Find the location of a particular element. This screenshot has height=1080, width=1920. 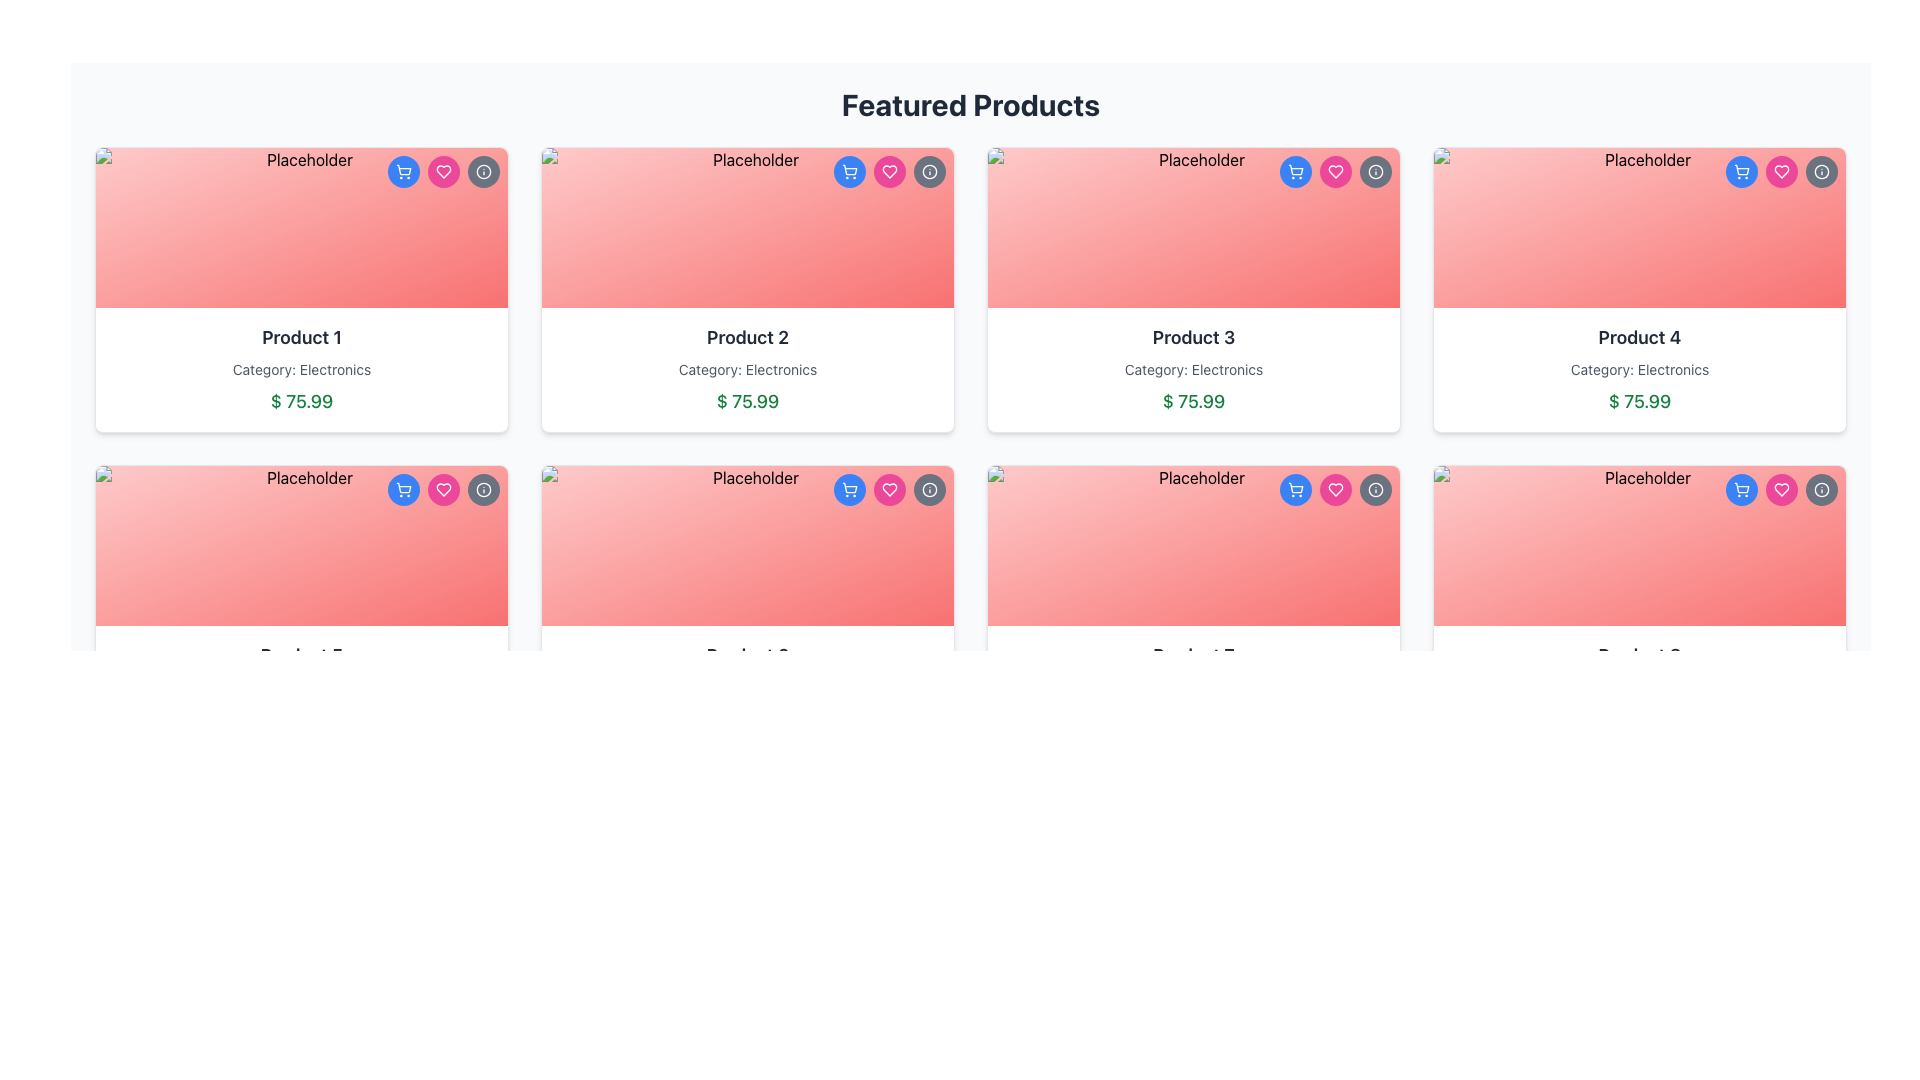

the circular blue button with a shopping cart icon located in the top-right section of the product card is located at coordinates (849, 171).